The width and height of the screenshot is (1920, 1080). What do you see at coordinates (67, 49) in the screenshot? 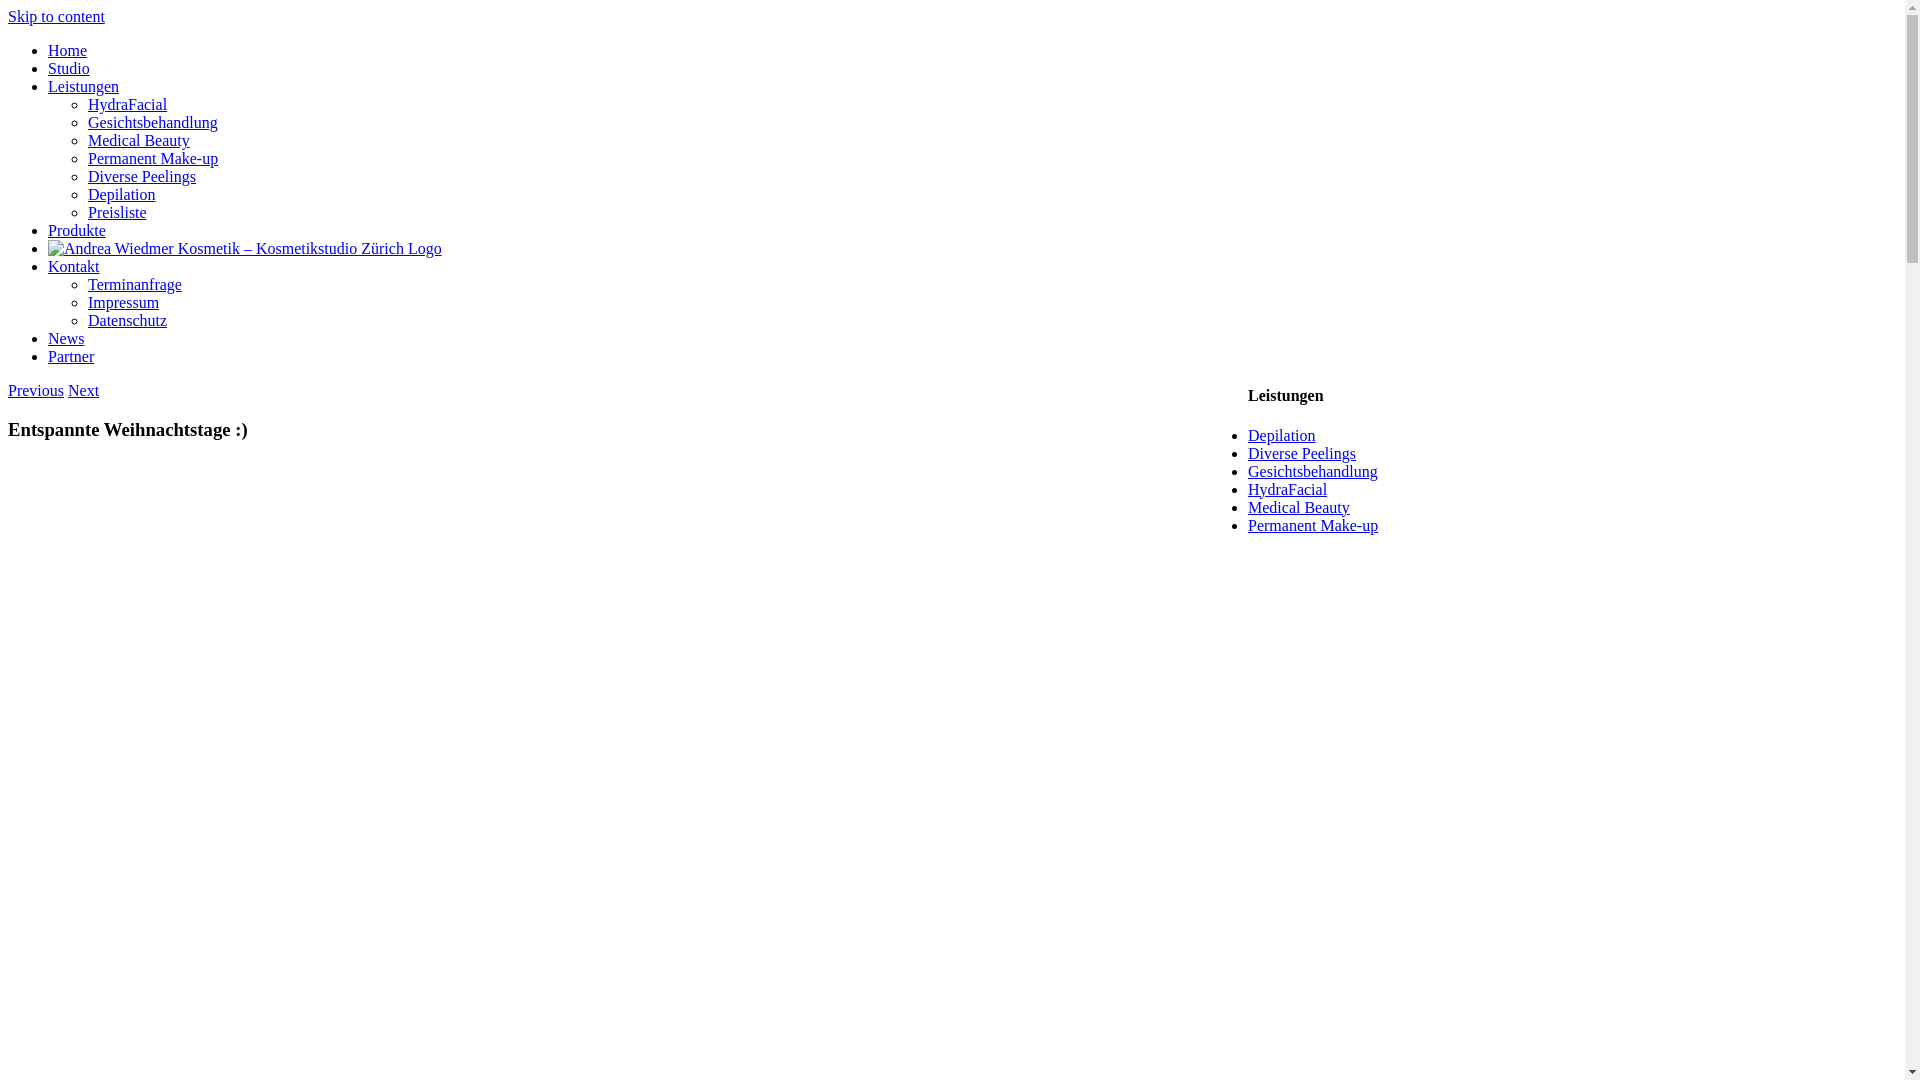
I see `'Home'` at bounding box center [67, 49].